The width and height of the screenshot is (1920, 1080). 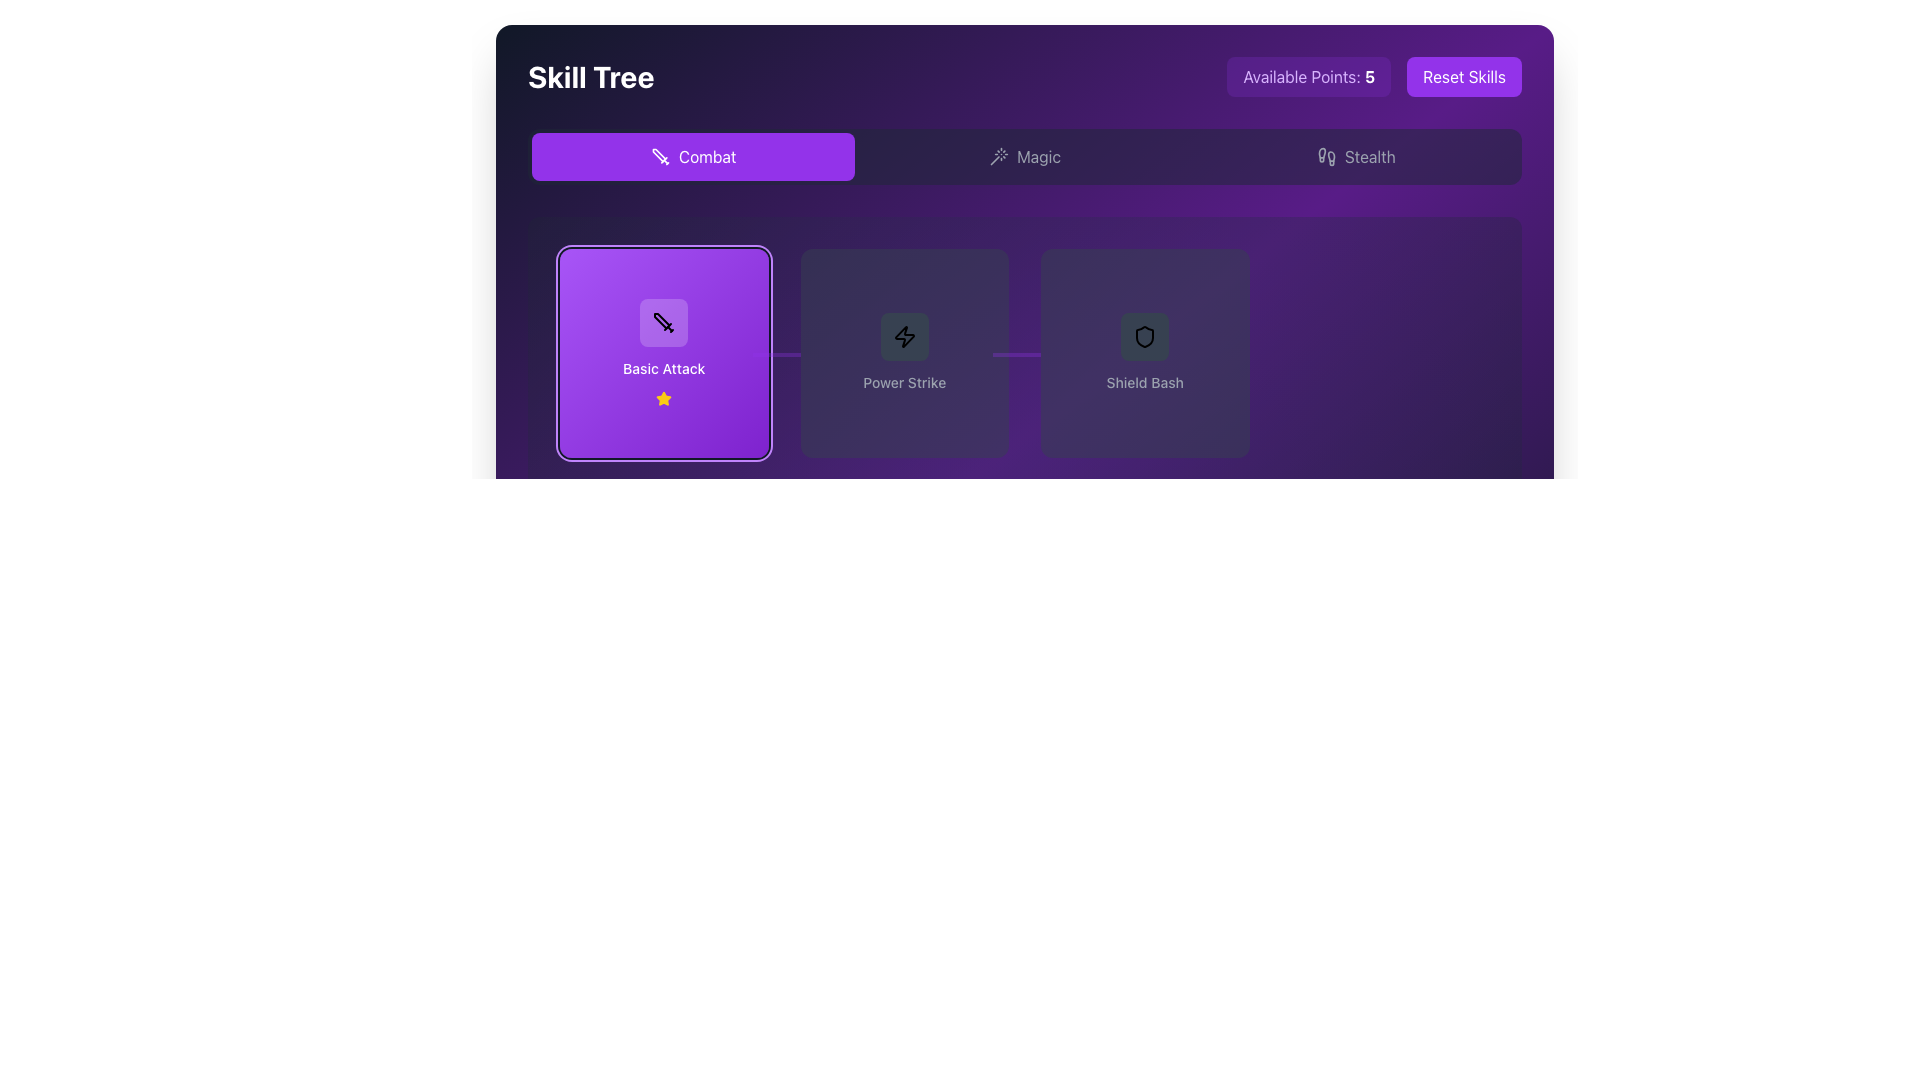 I want to click on the 'Magic' text label element, which displays in white on a dark purple background, located in the horizontal navigation bar between 'Combat' and 'Stealth', so click(x=1038, y=156).